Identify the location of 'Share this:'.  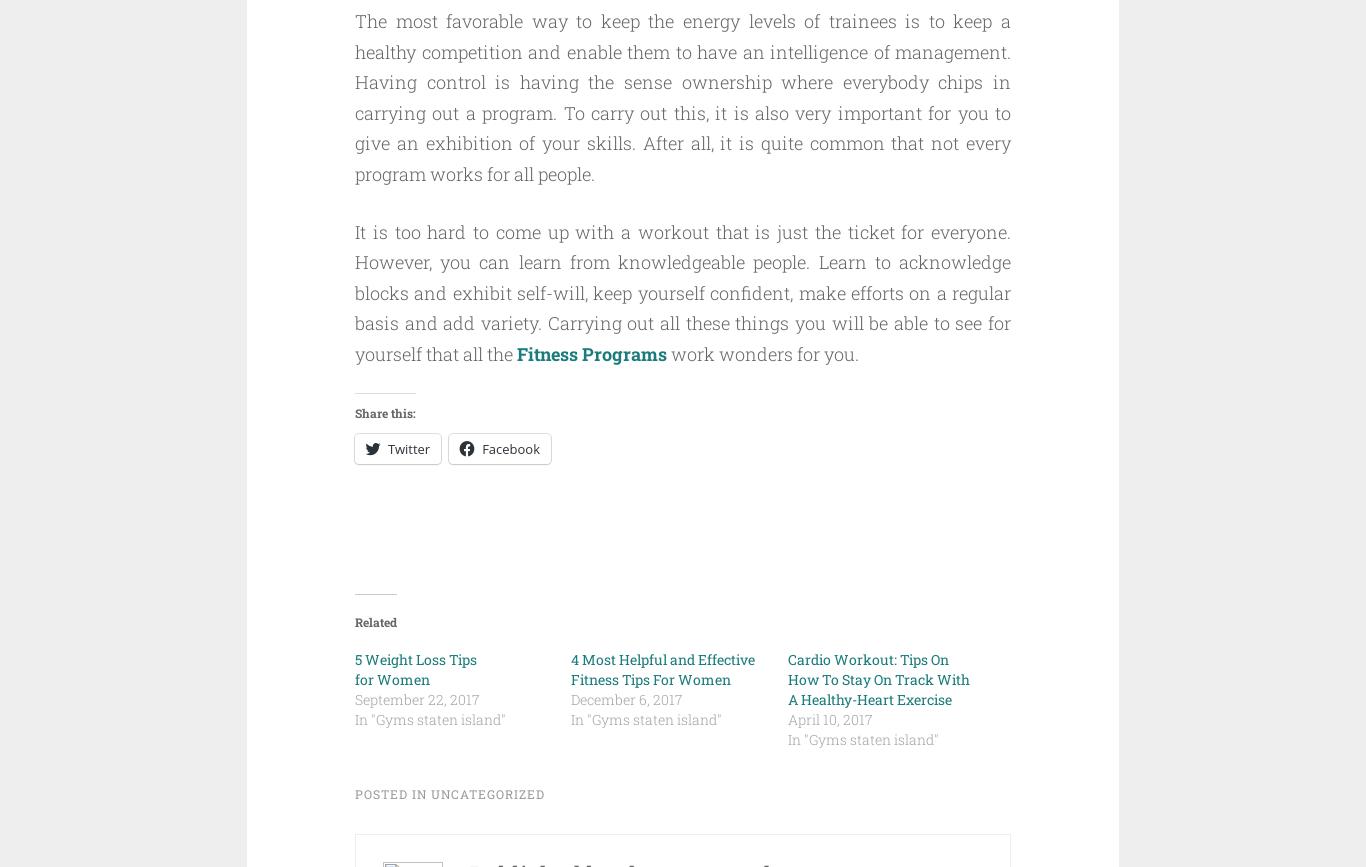
(354, 411).